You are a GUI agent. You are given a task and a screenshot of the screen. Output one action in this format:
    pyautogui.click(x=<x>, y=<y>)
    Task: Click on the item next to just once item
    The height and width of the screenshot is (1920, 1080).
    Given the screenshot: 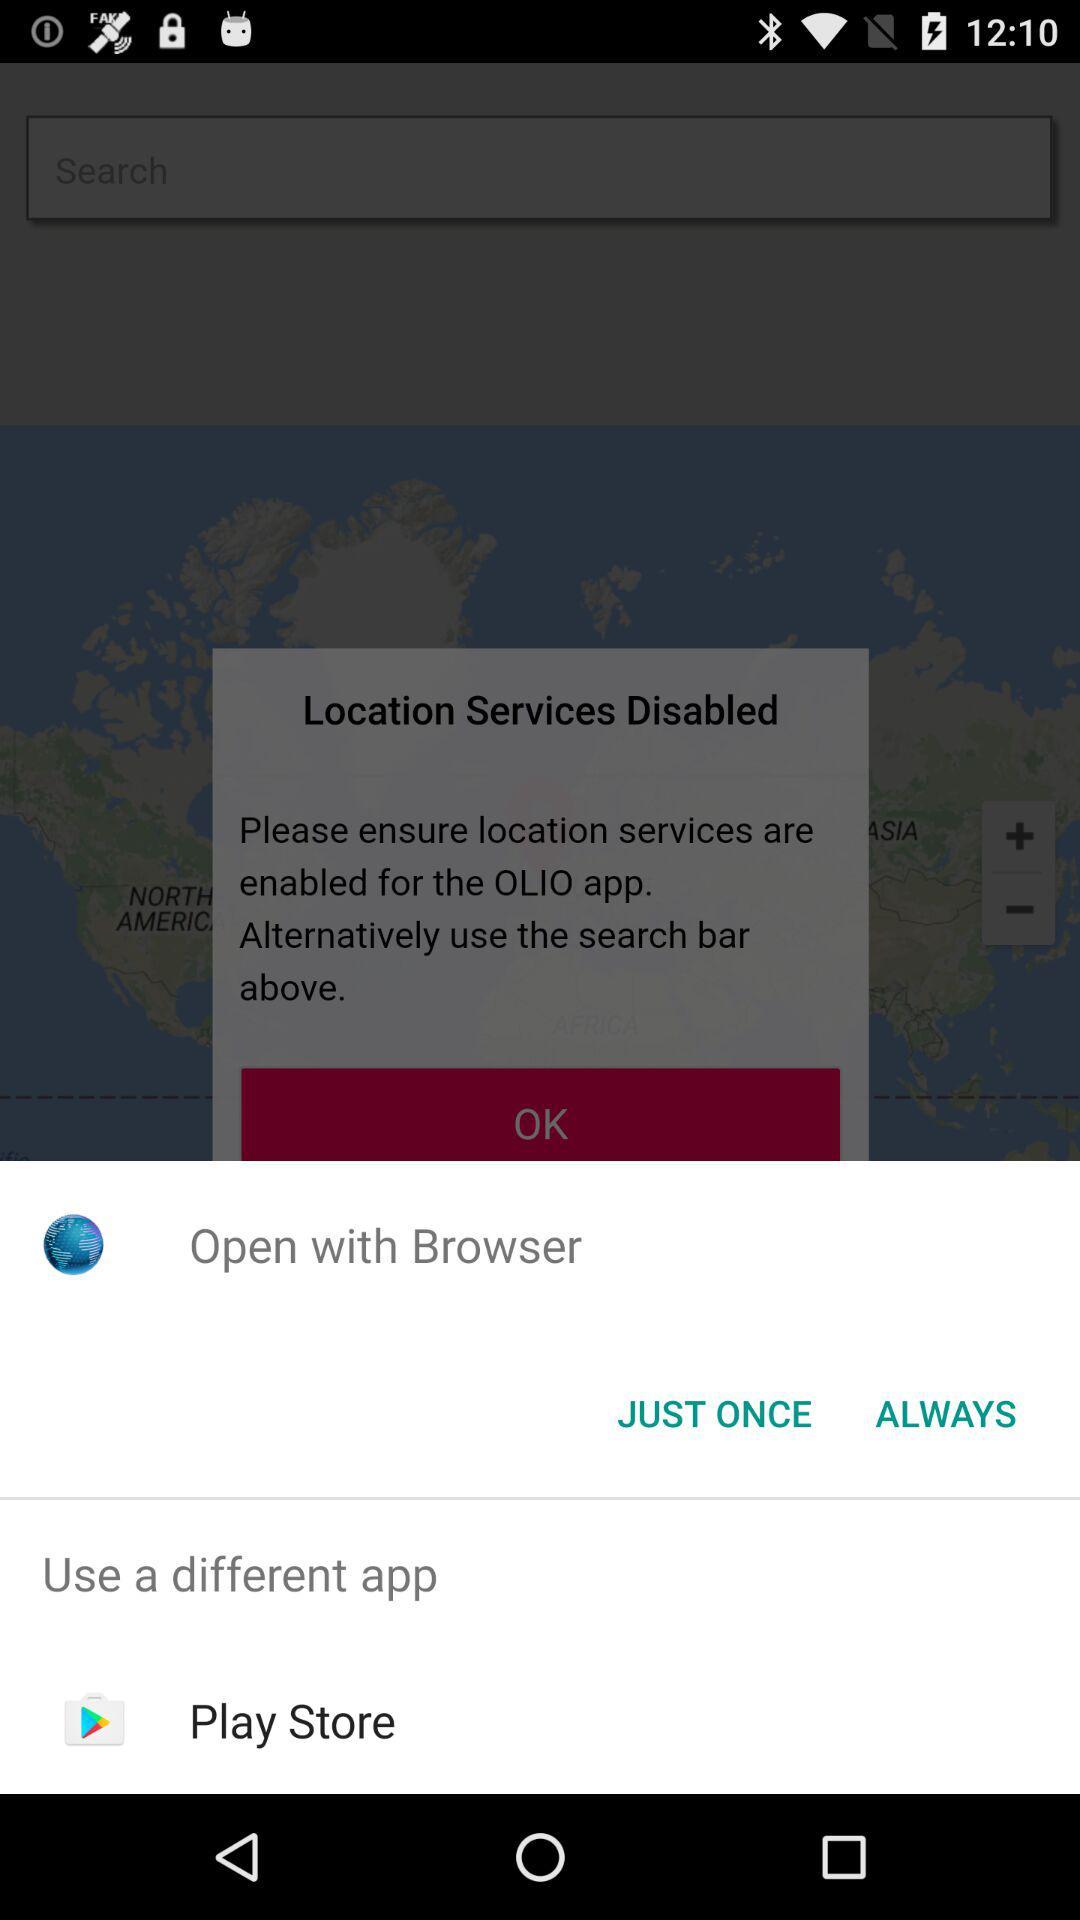 What is the action you would take?
    pyautogui.click(x=945, y=1411)
    